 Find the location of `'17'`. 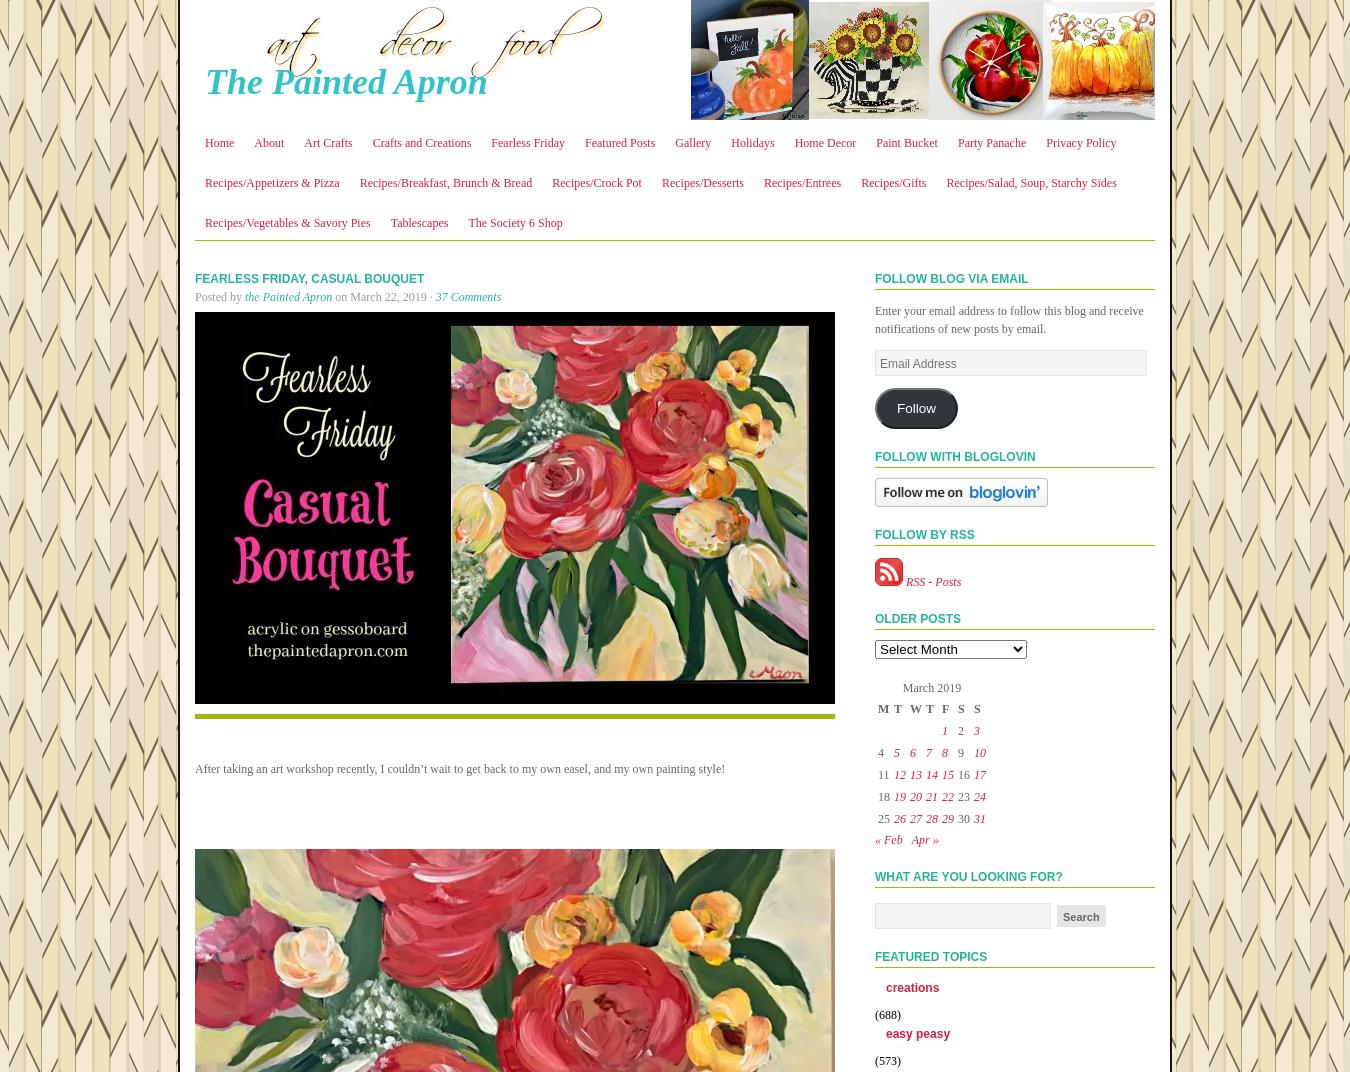

'17' is located at coordinates (978, 774).